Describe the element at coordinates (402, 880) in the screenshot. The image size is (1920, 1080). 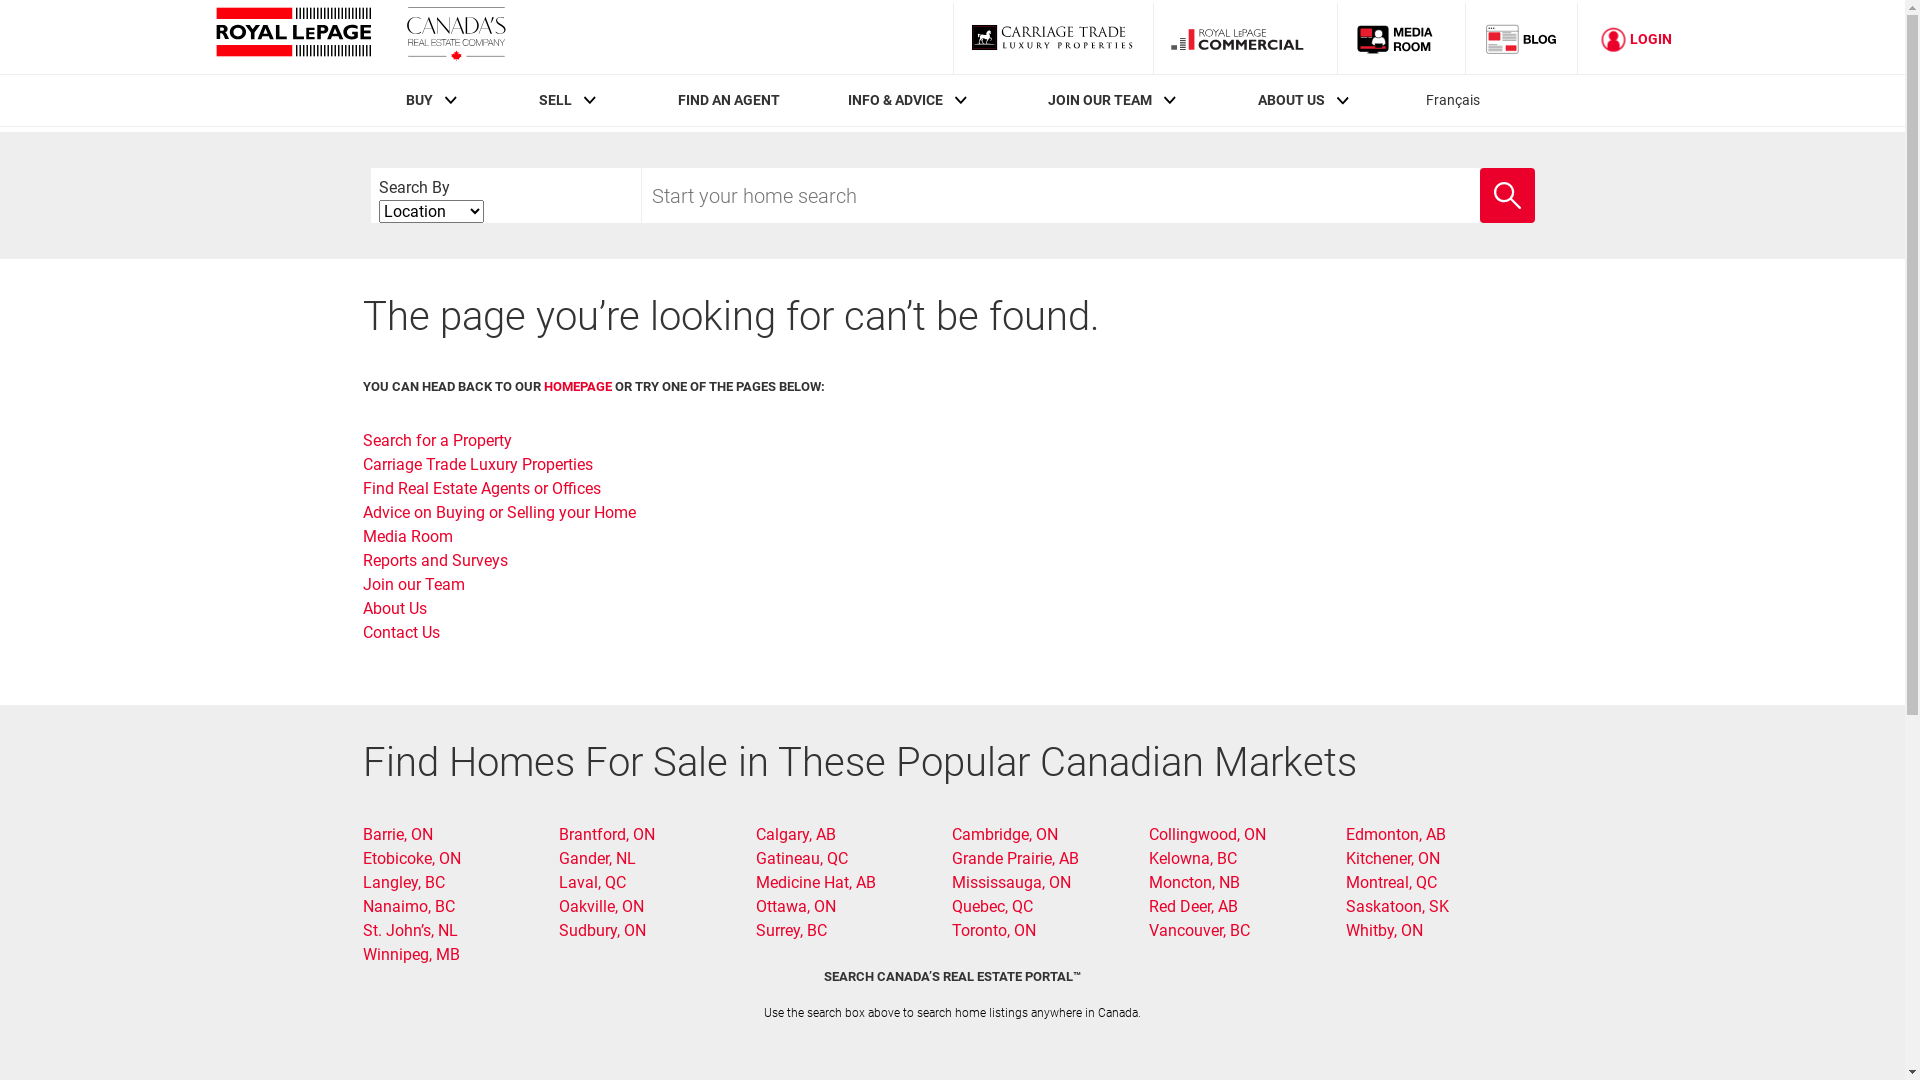
I see `'Langley, BC'` at that location.